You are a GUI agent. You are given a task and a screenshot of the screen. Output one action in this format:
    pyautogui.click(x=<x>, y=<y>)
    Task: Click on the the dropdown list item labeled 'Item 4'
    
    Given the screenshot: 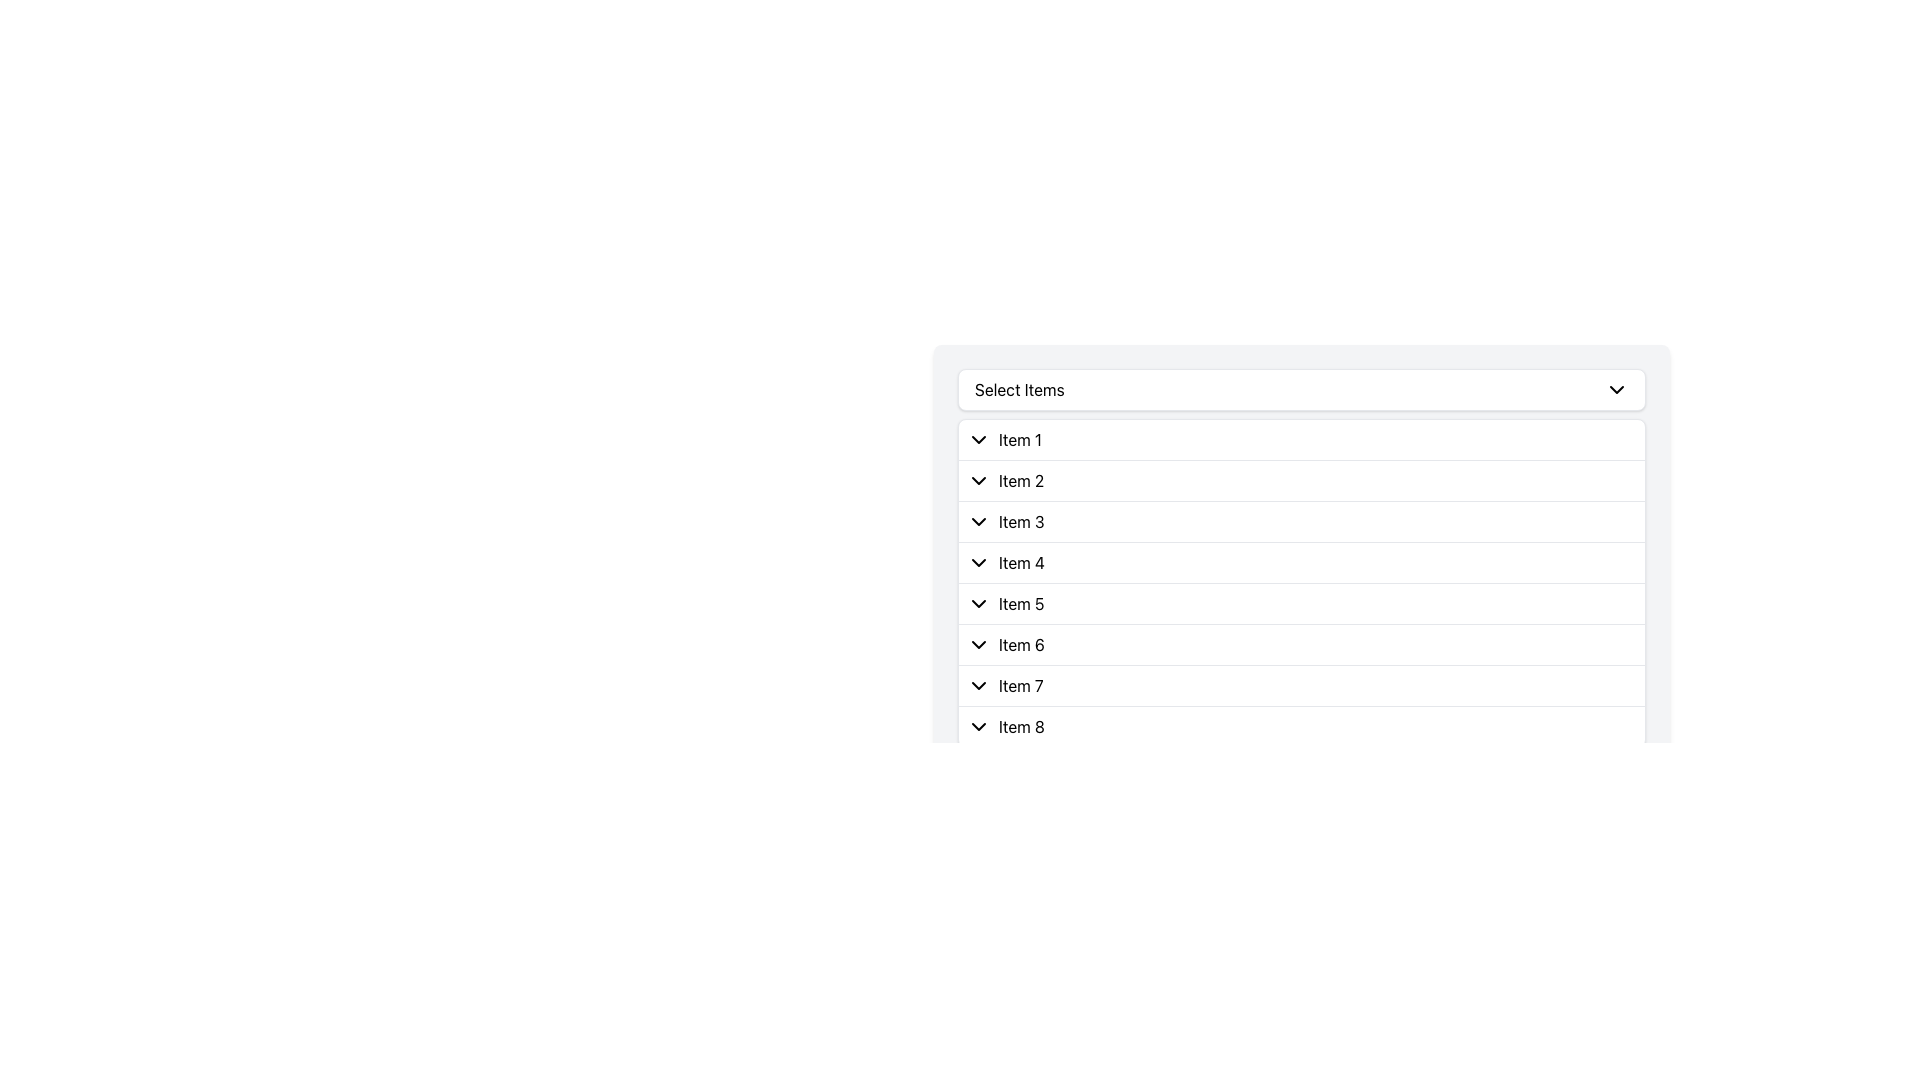 What is the action you would take?
    pyautogui.click(x=1301, y=562)
    